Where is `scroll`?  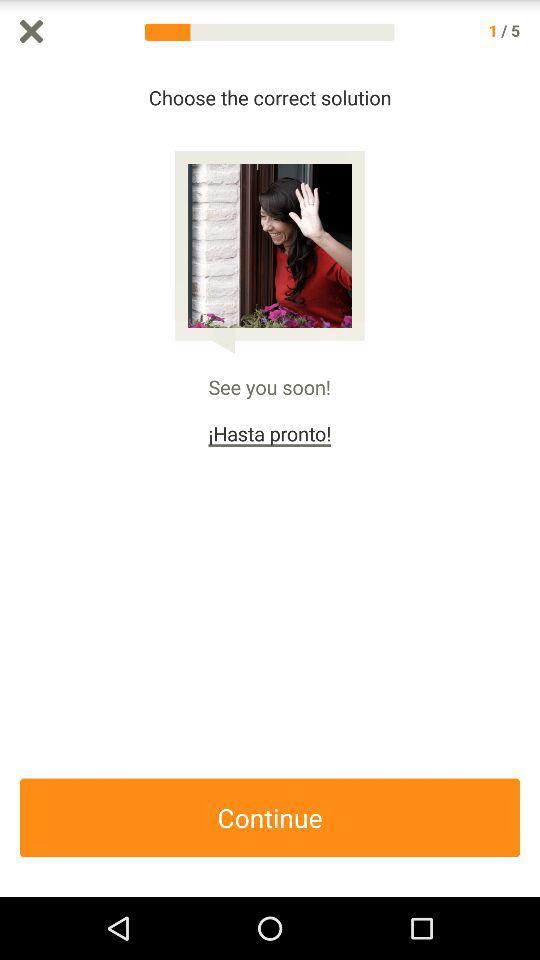
scroll is located at coordinates (530, 480).